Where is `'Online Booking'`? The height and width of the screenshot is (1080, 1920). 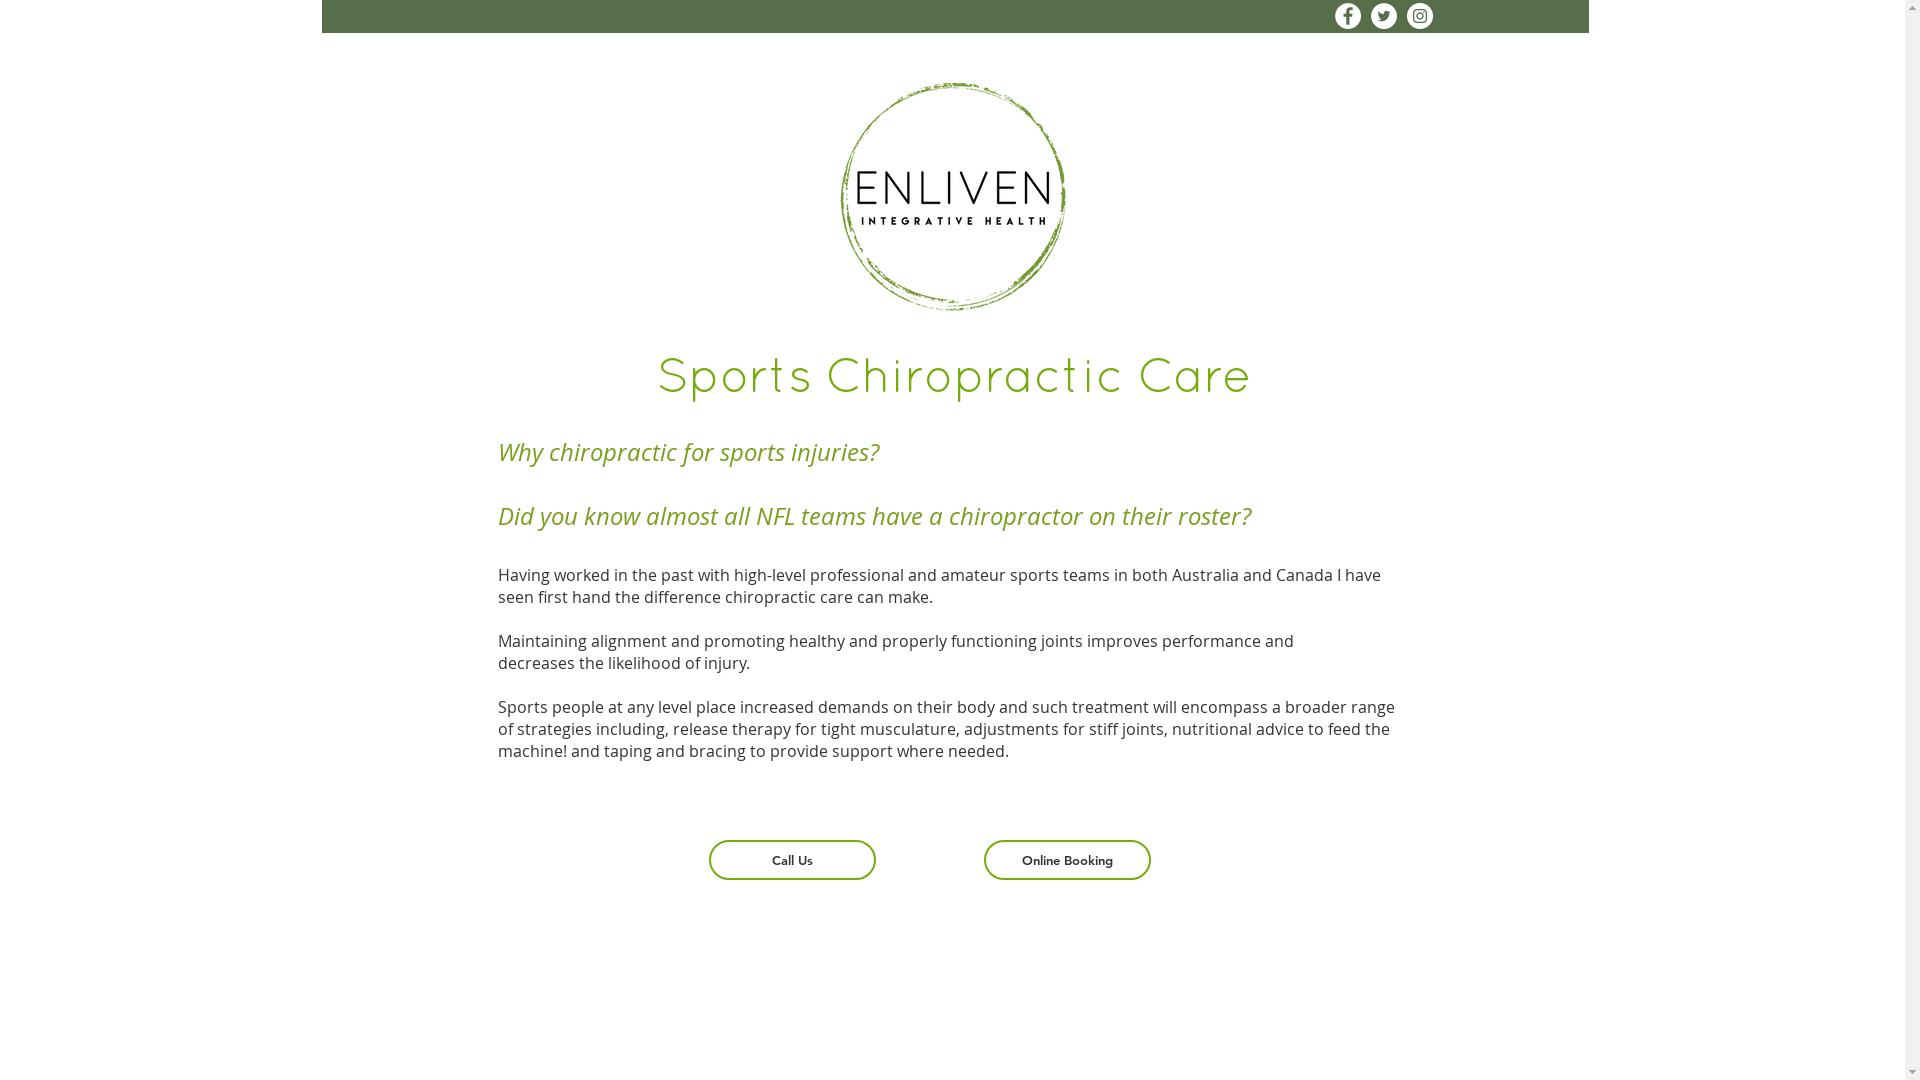 'Online Booking' is located at coordinates (1066, 859).